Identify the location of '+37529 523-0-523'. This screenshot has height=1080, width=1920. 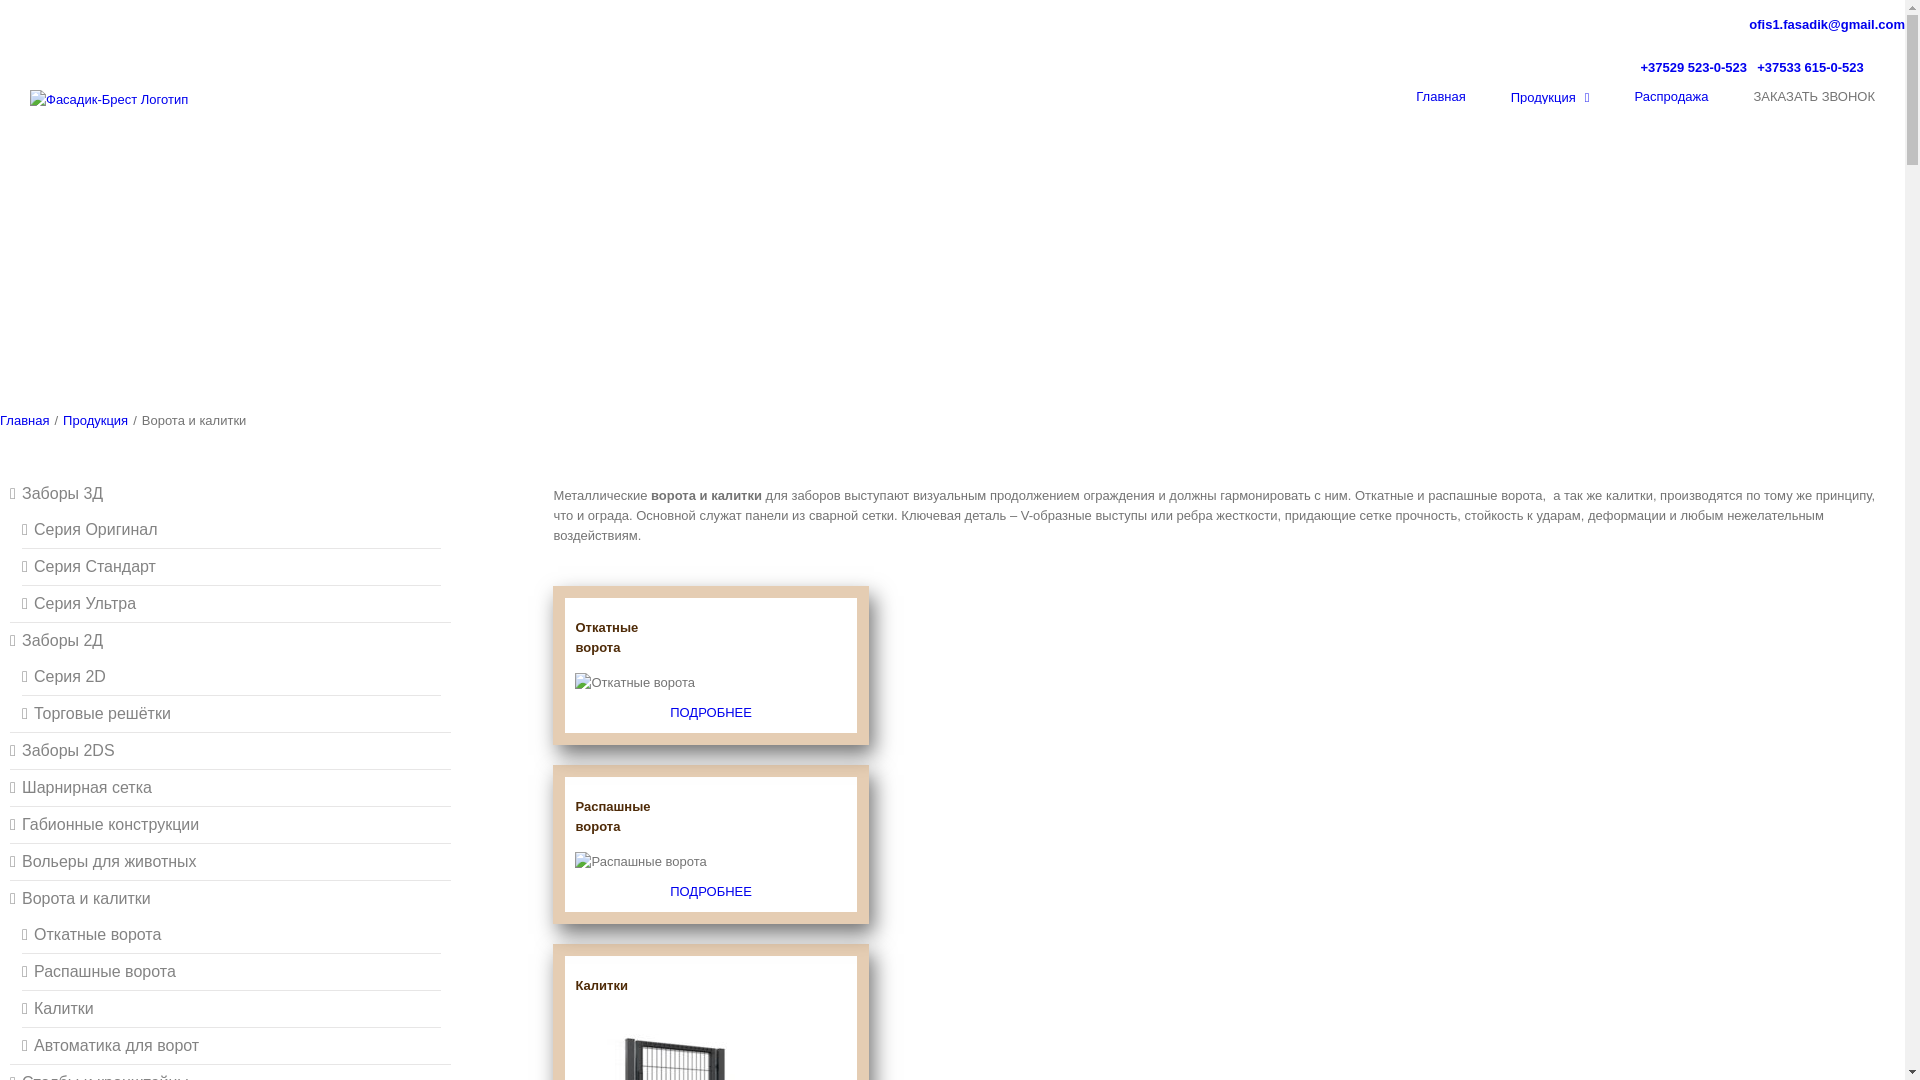
(1636, 66).